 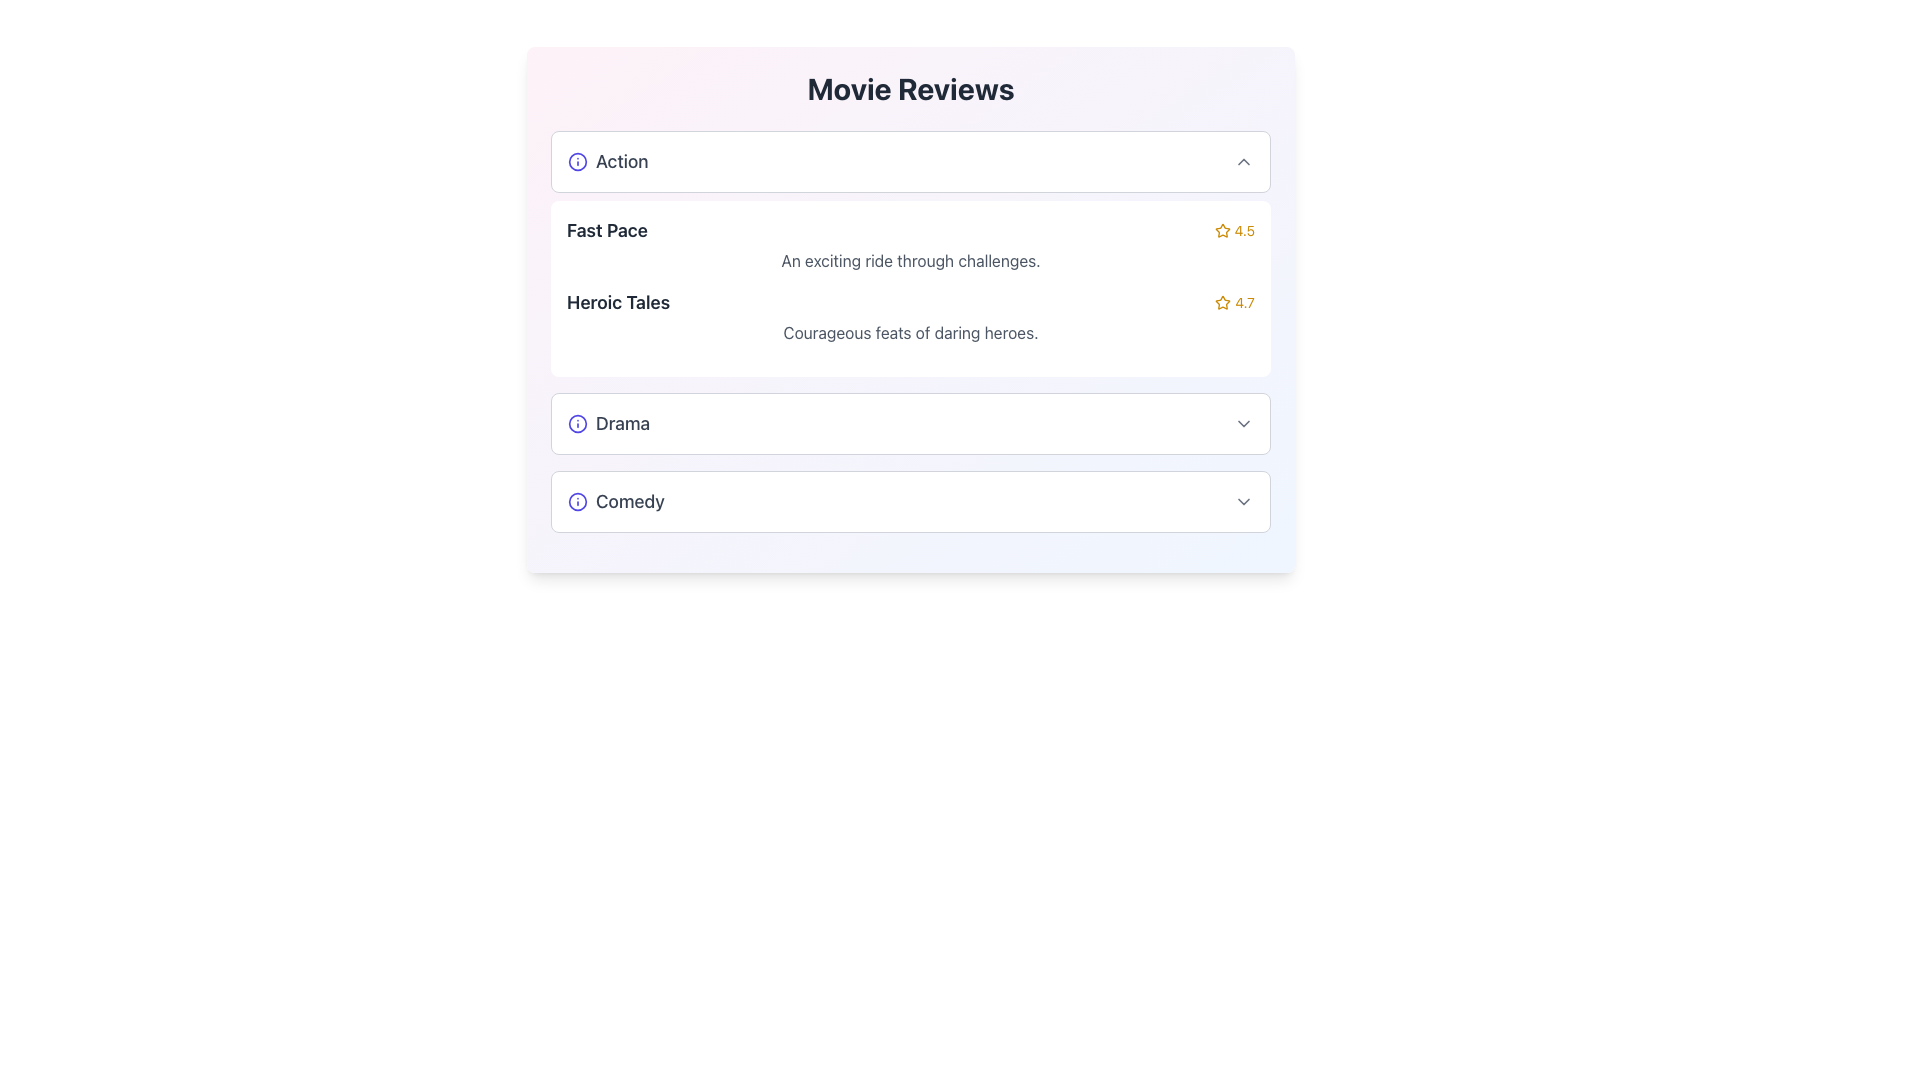 I want to click on the star-shaped icon with a hollow center and golden outline located in the 'Heroic Tales' review section, positioned before the rating text '4.7', so click(x=1222, y=303).